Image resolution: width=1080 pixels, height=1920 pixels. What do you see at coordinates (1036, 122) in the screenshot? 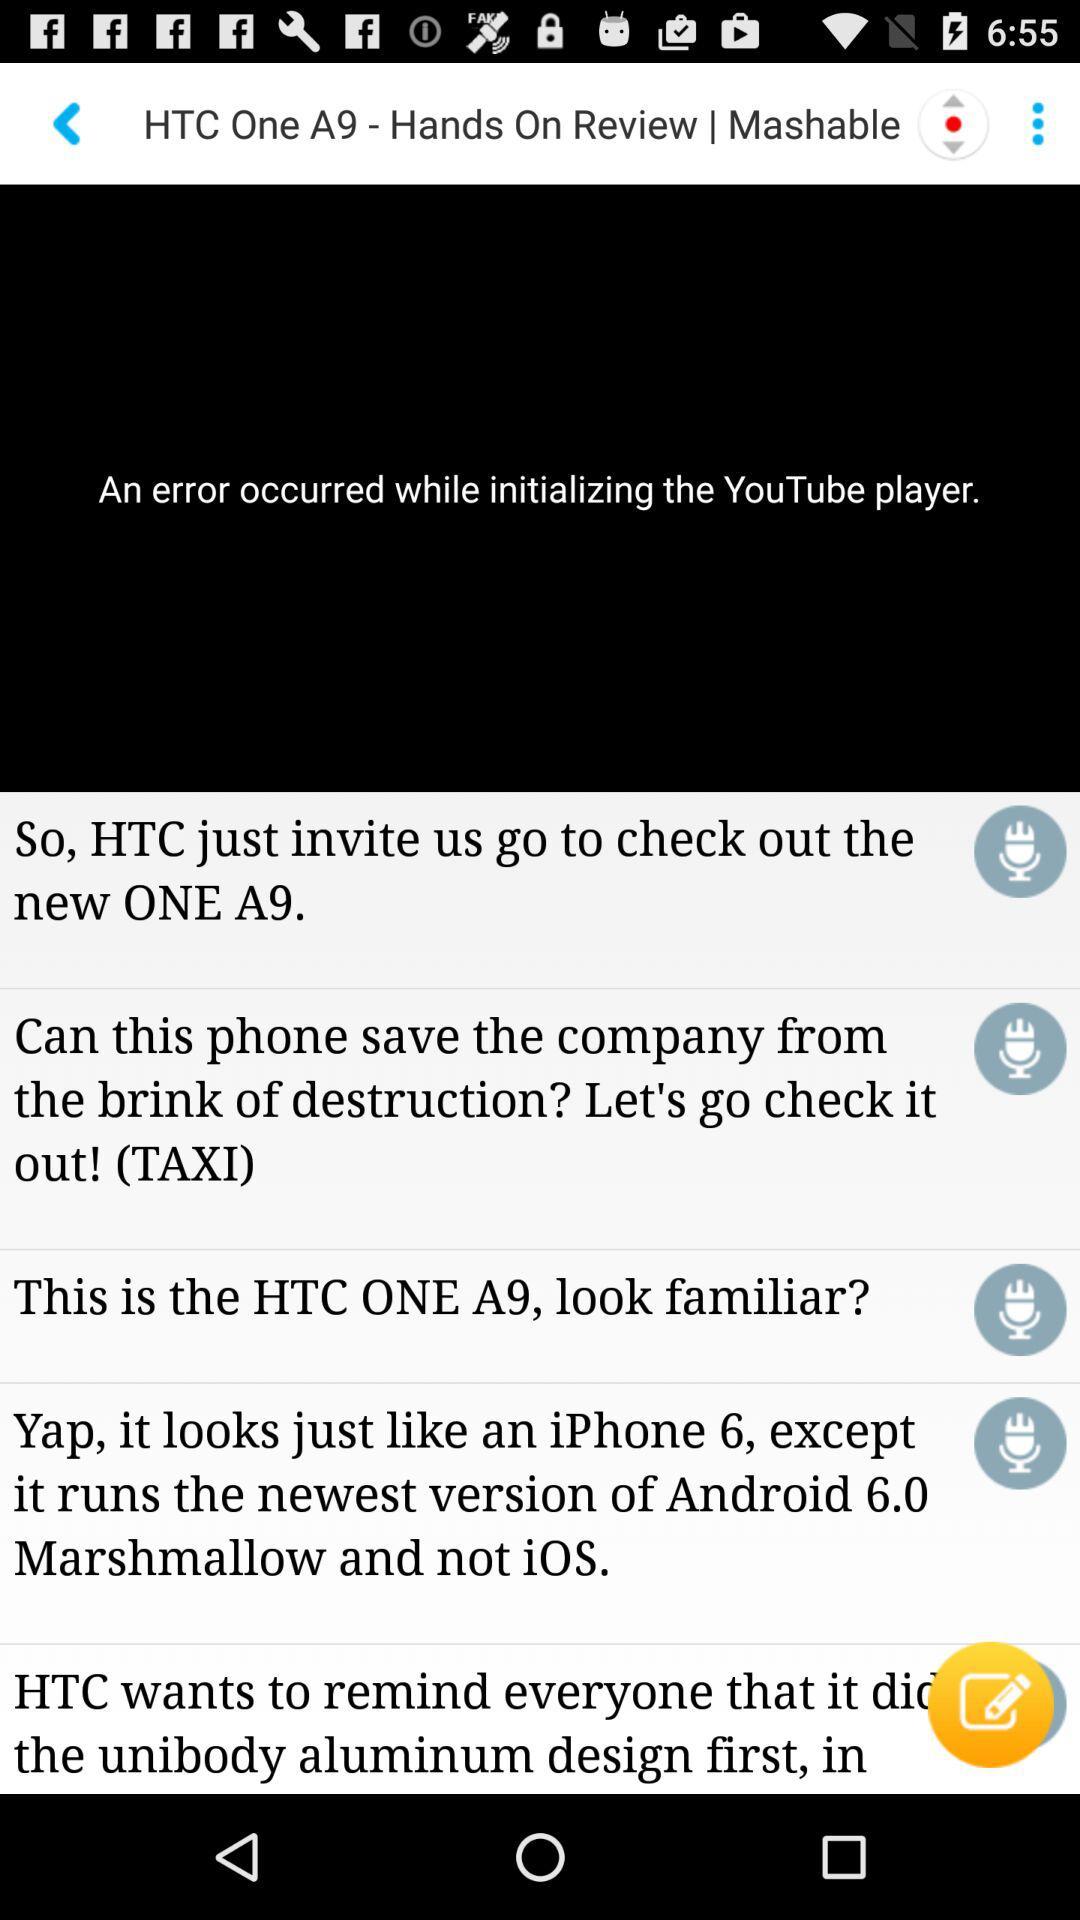
I see `icon above an error occurred` at bounding box center [1036, 122].